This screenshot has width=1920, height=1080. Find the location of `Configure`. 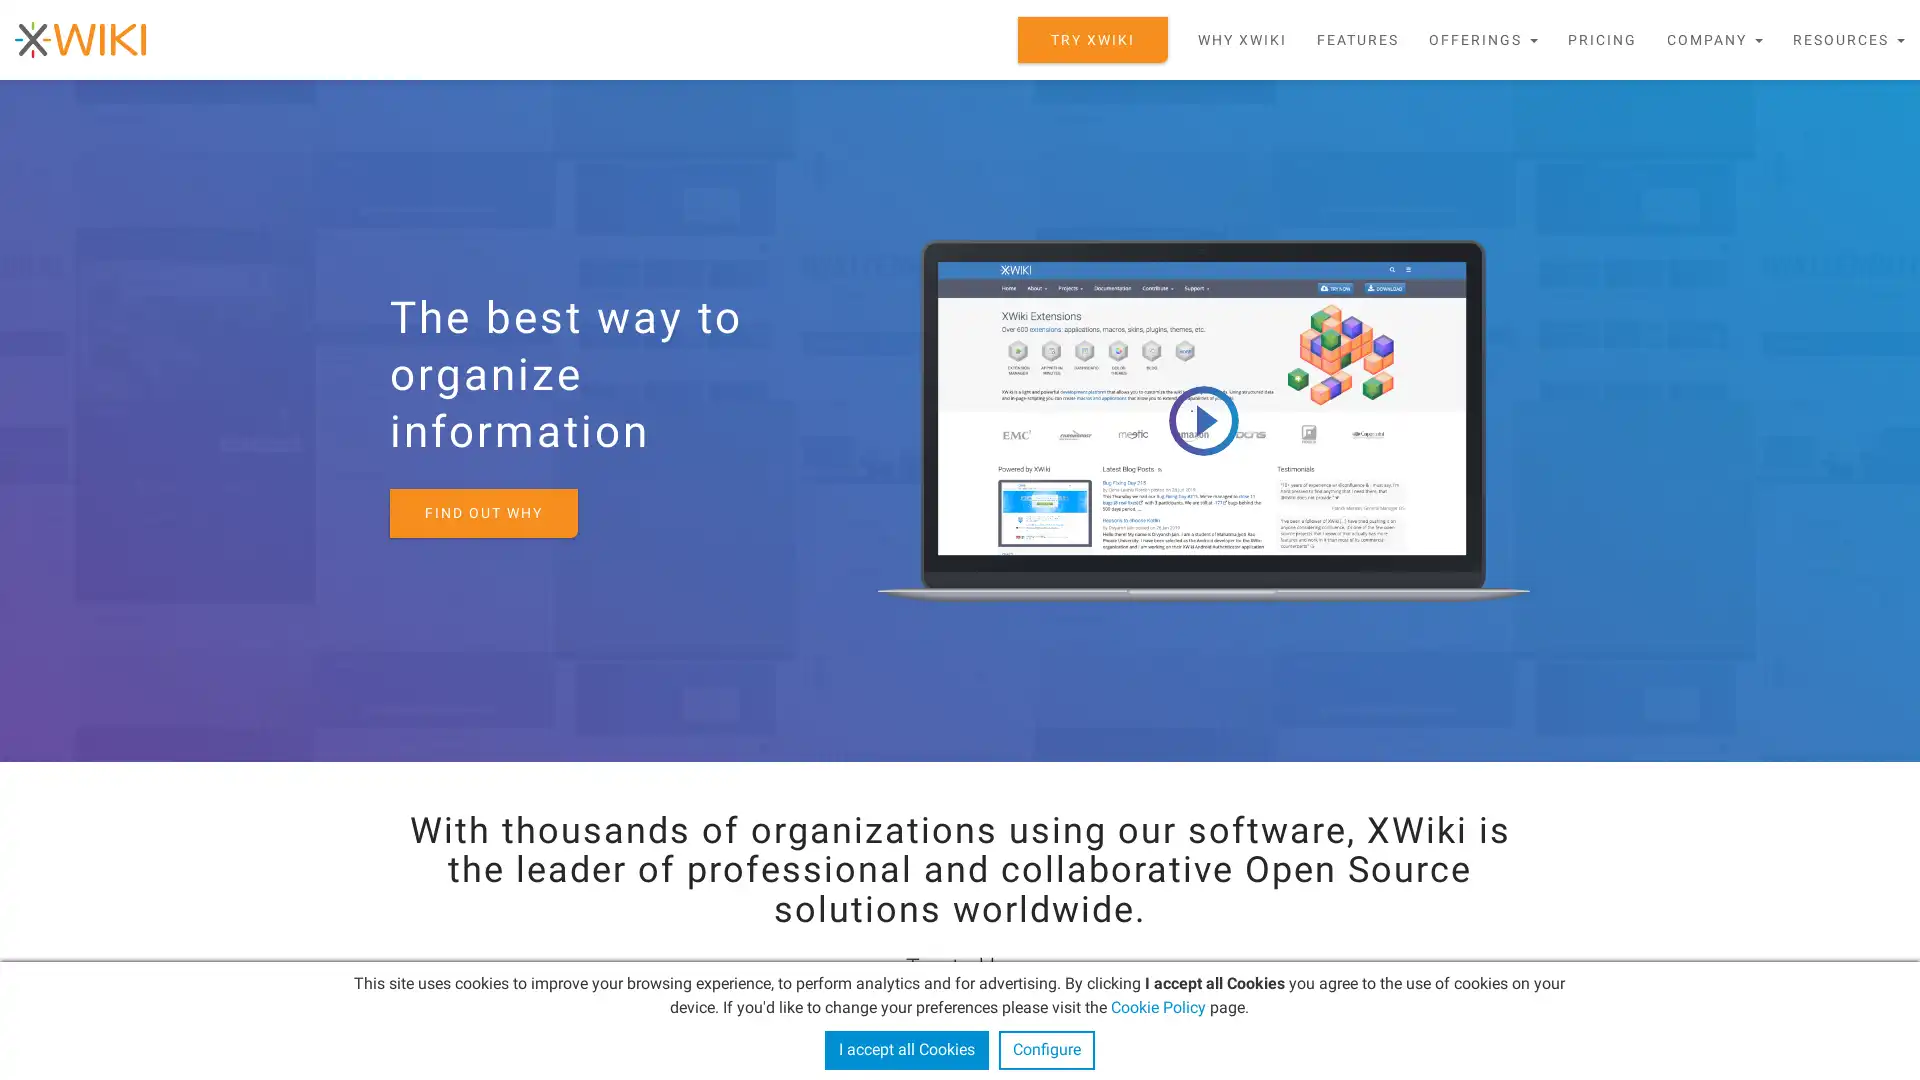

Configure is located at coordinates (1045, 1049).